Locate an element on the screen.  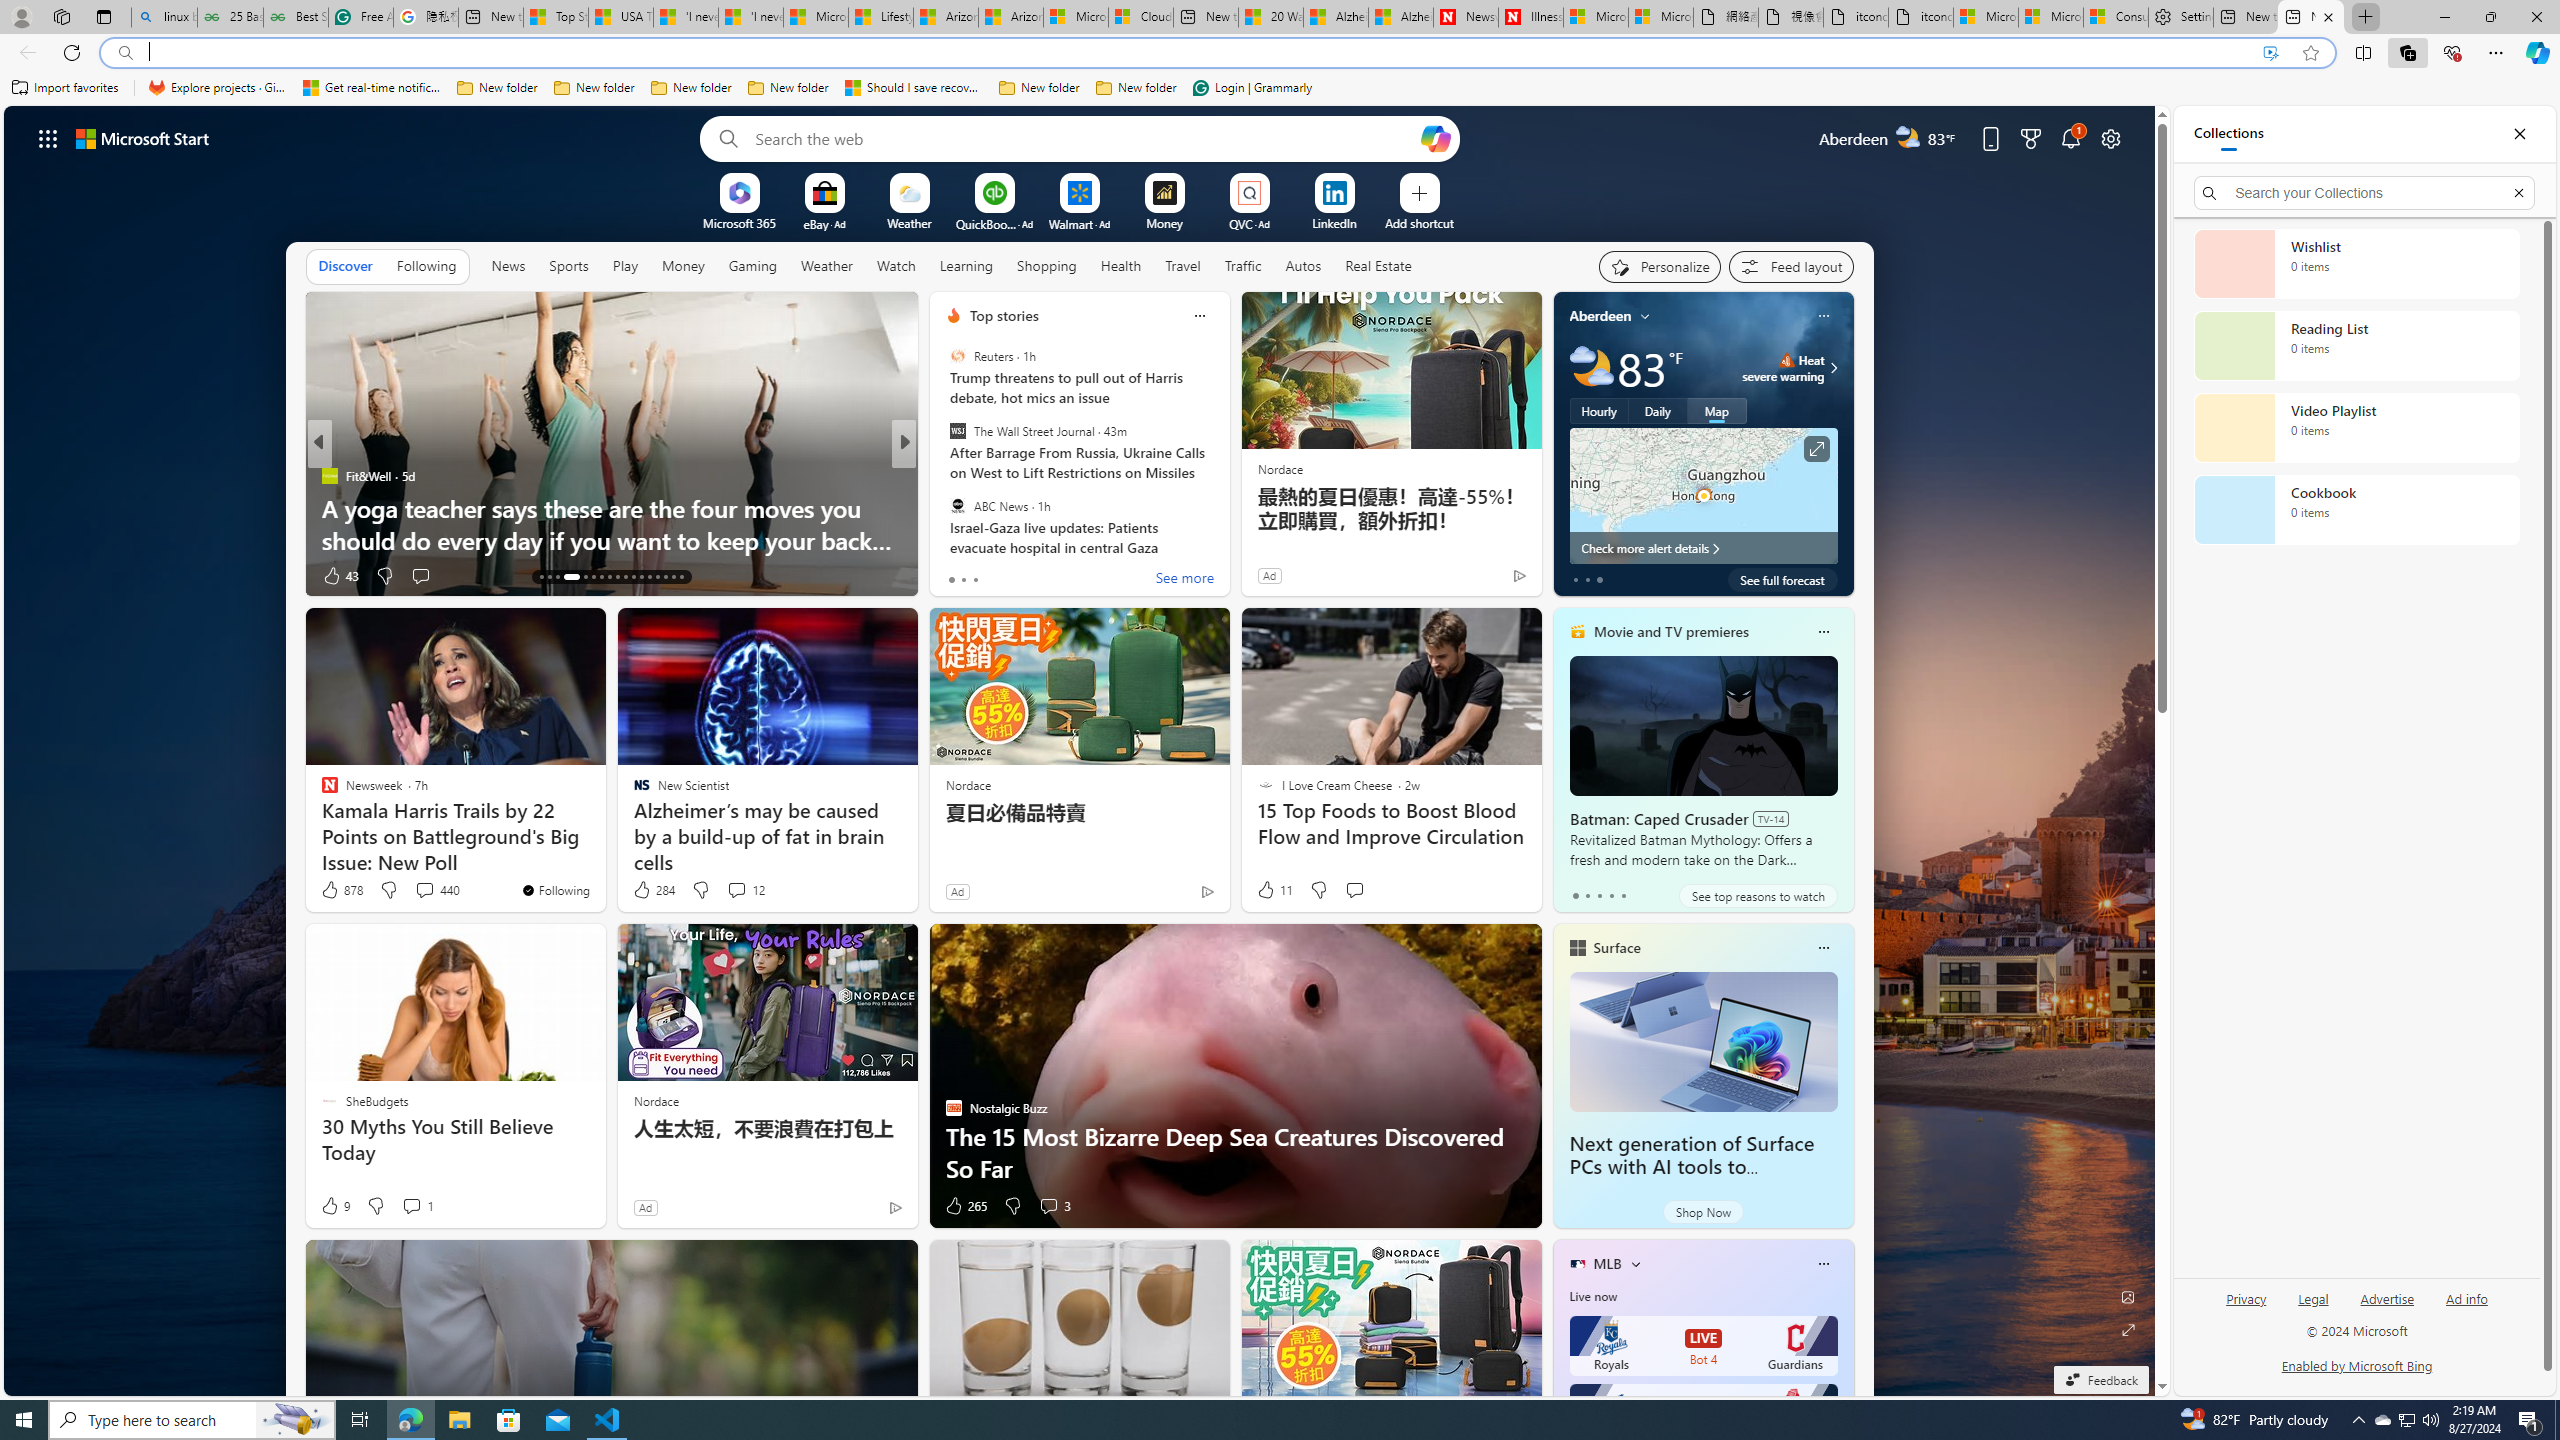
'Login | Grammarly' is located at coordinates (1252, 87).